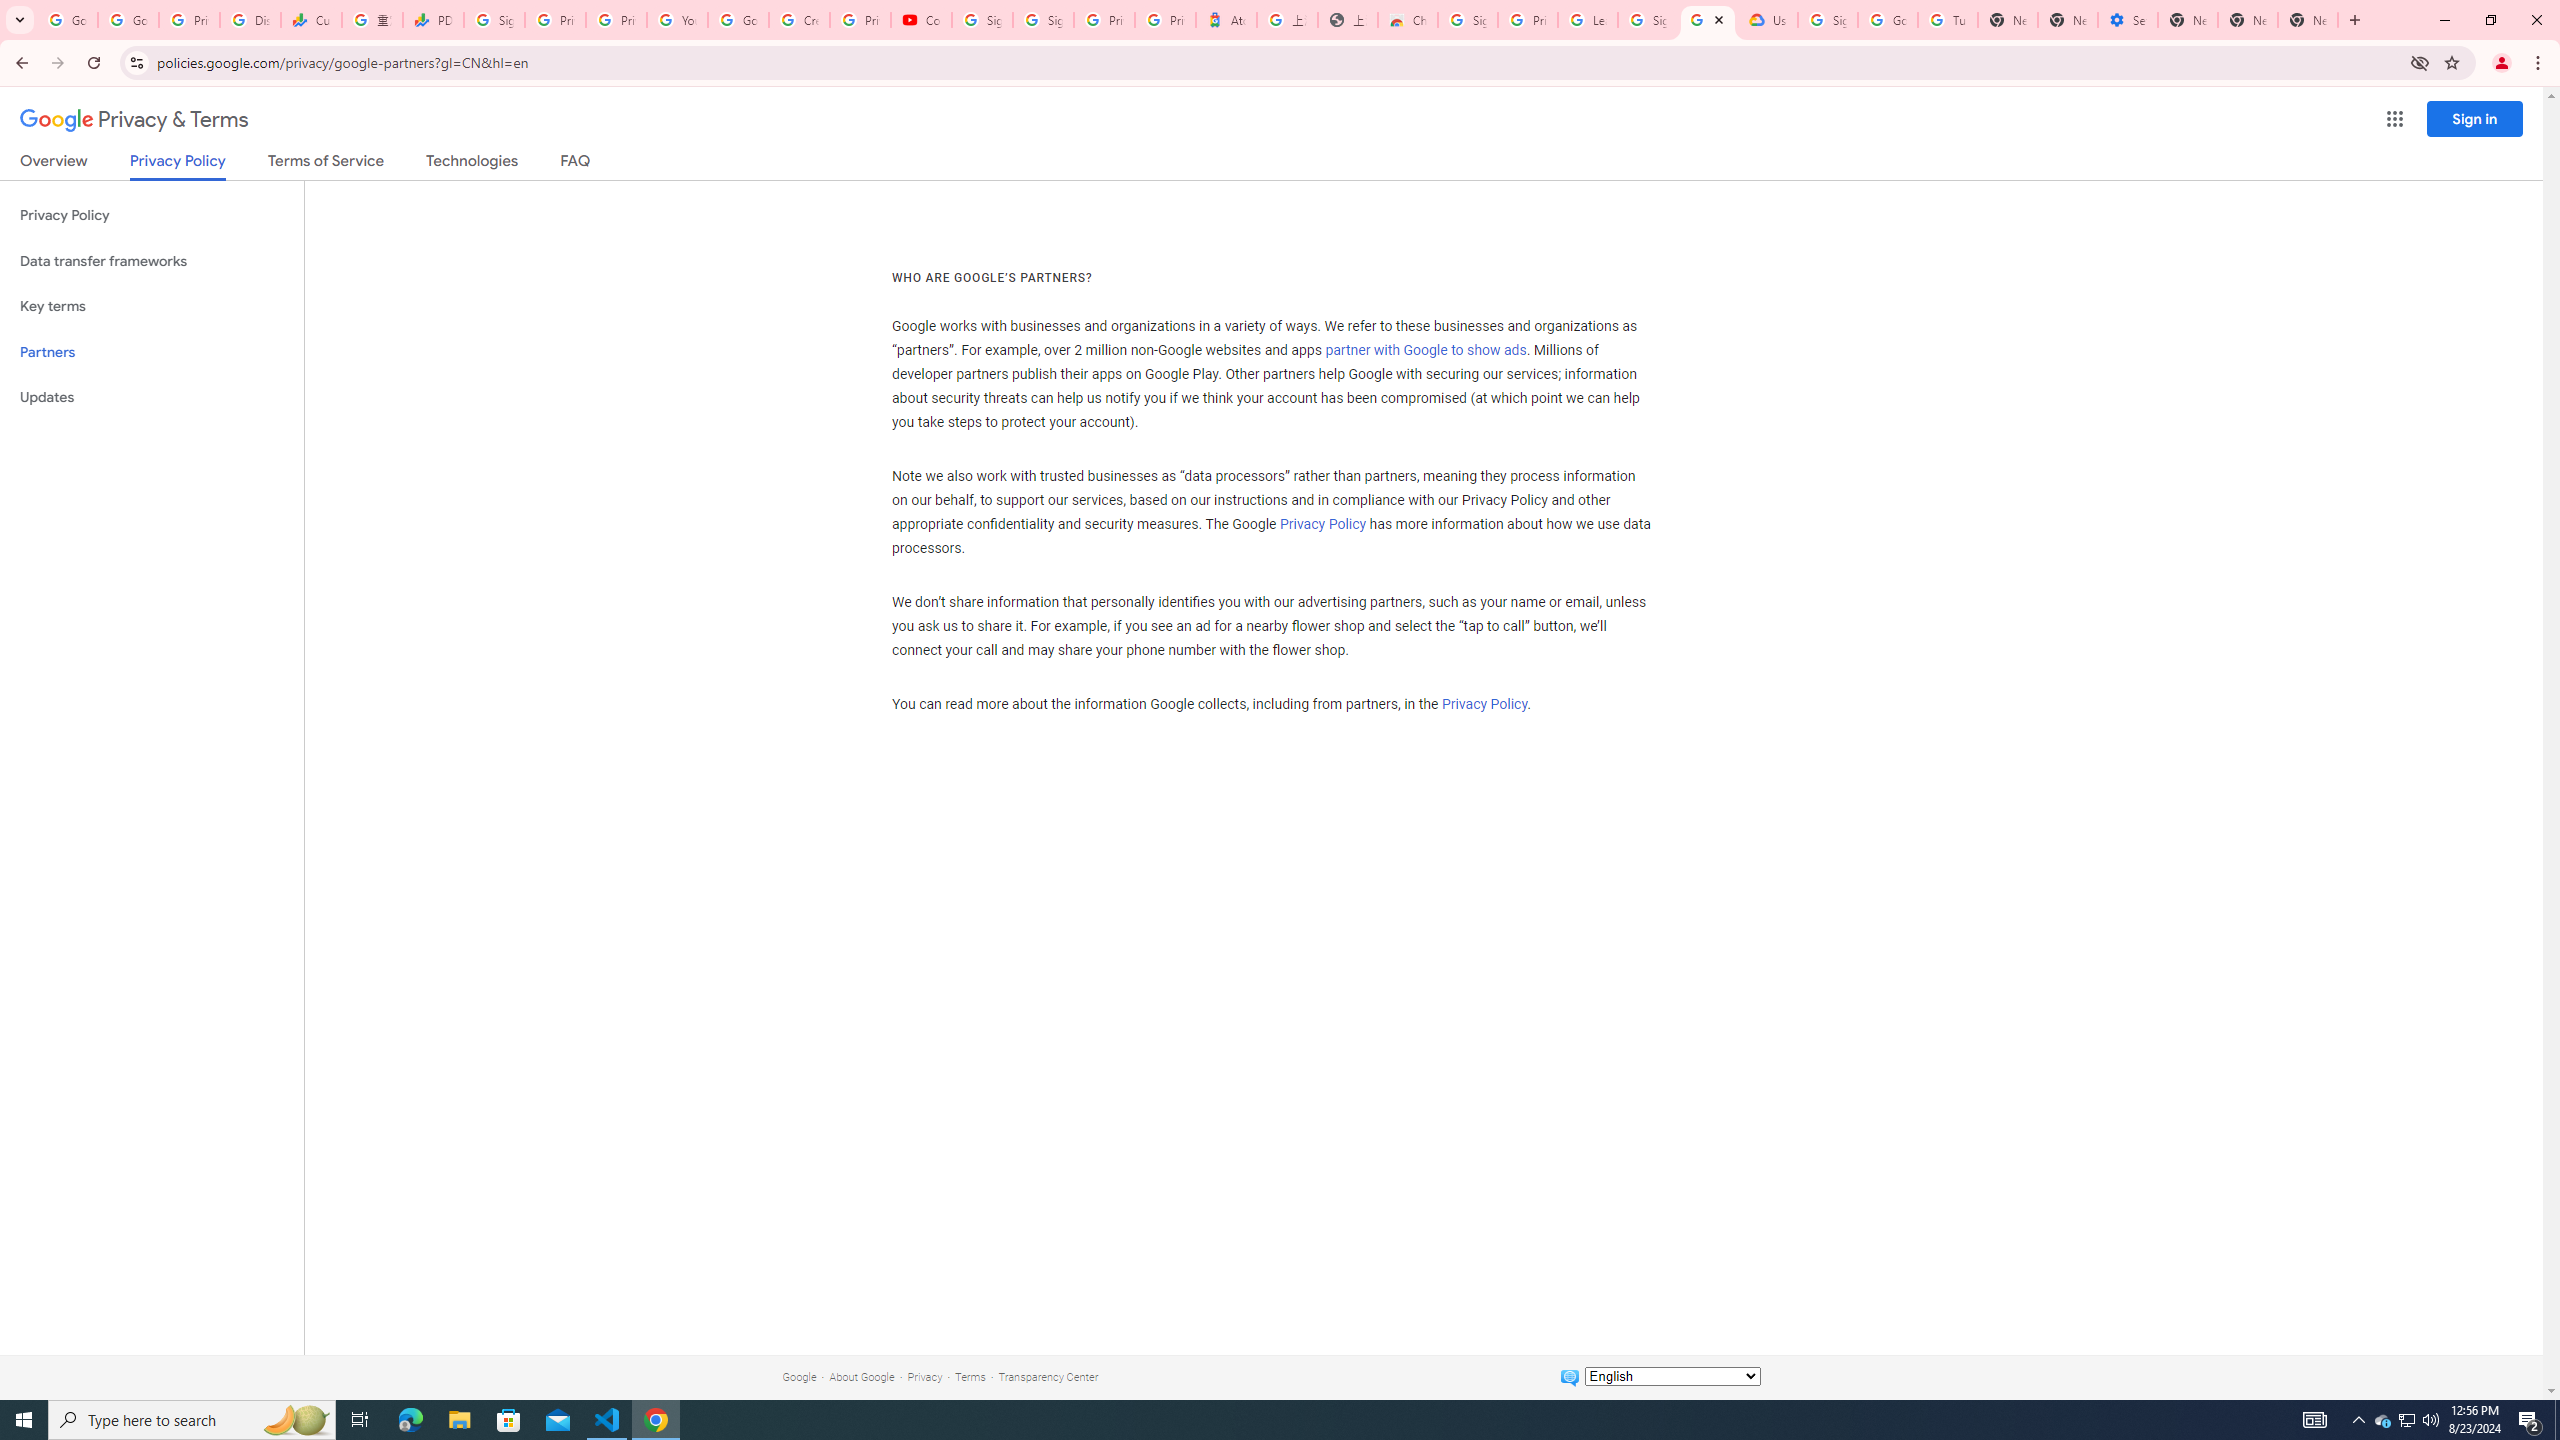 Image resolution: width=2560 pixels, height=1440 pixels. What do you see at coordinates (676, 19) in the screenshot?
I see `'YouTube'` at bounding box center [676, 19].